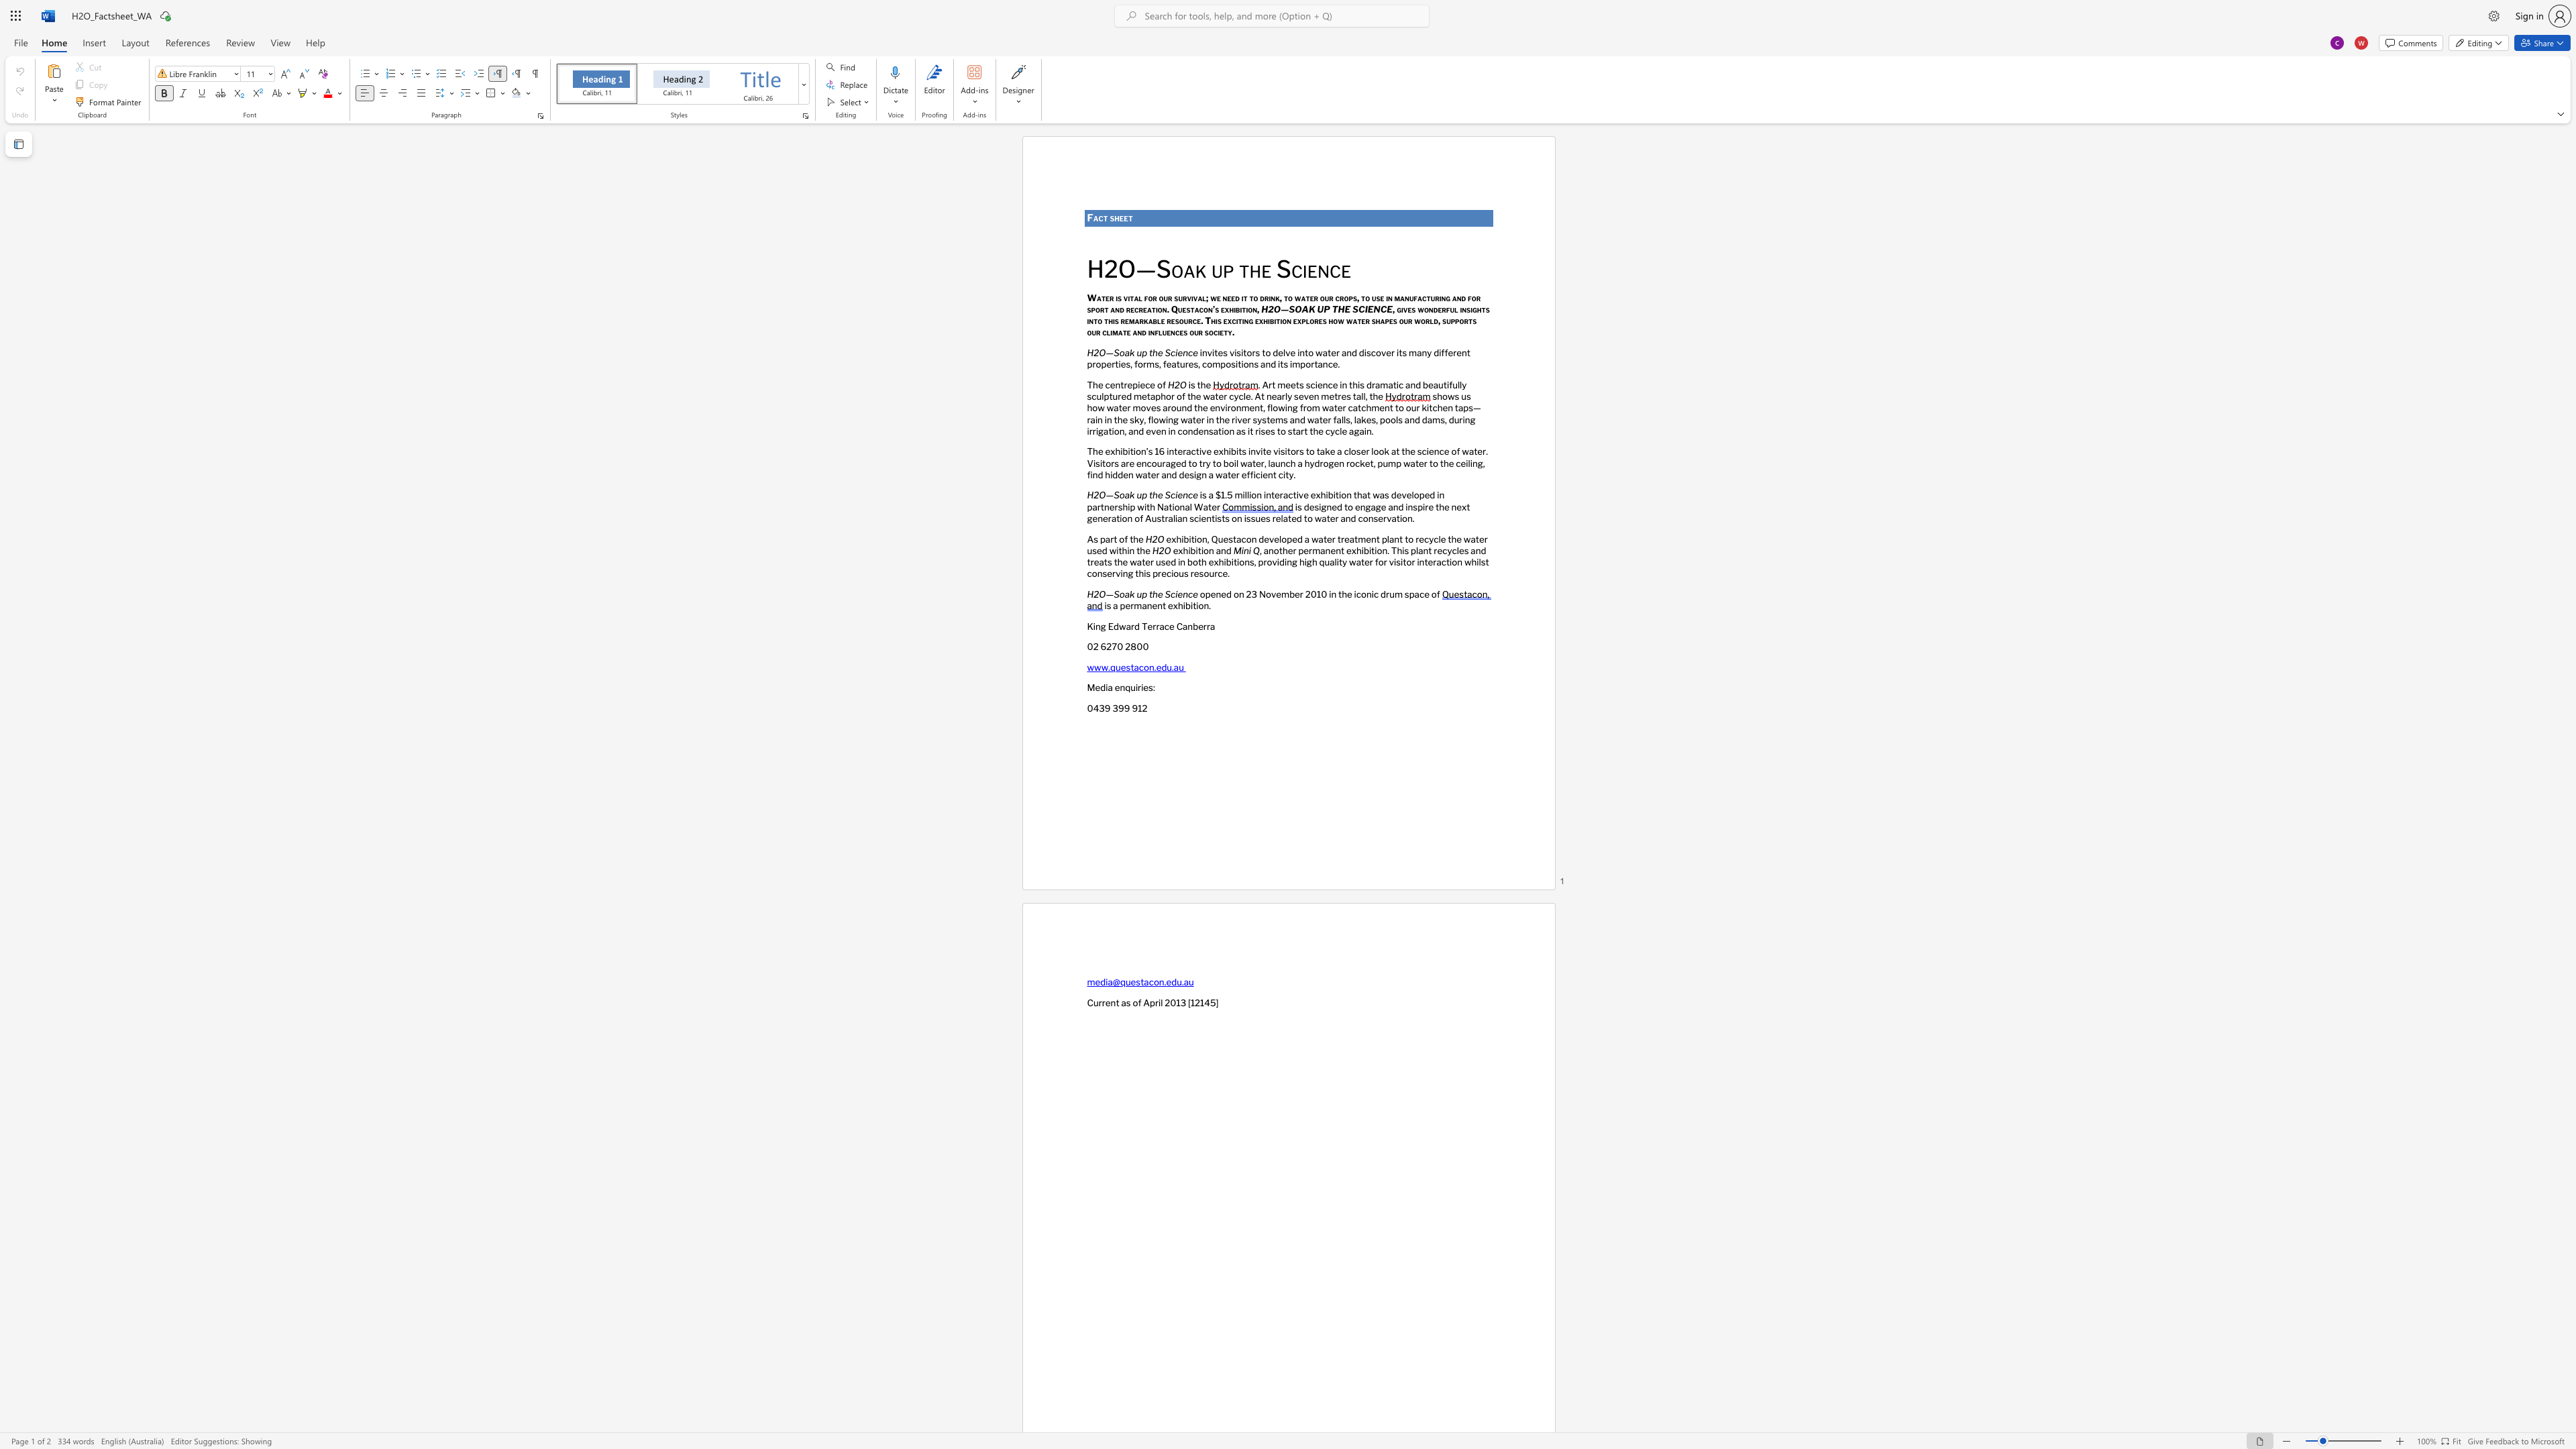 The image size is (2576, 1449). I want to click on the subset text "ols and dams, during irrigation, and even in condensation as it rises to start the cycle ag" within the text "rain in the sky, flowing water in the river systems and water falls, lakes, pools and dams, during irrigation, and even in condensation as it rises to start the cycle again.", so click(1389, 418).